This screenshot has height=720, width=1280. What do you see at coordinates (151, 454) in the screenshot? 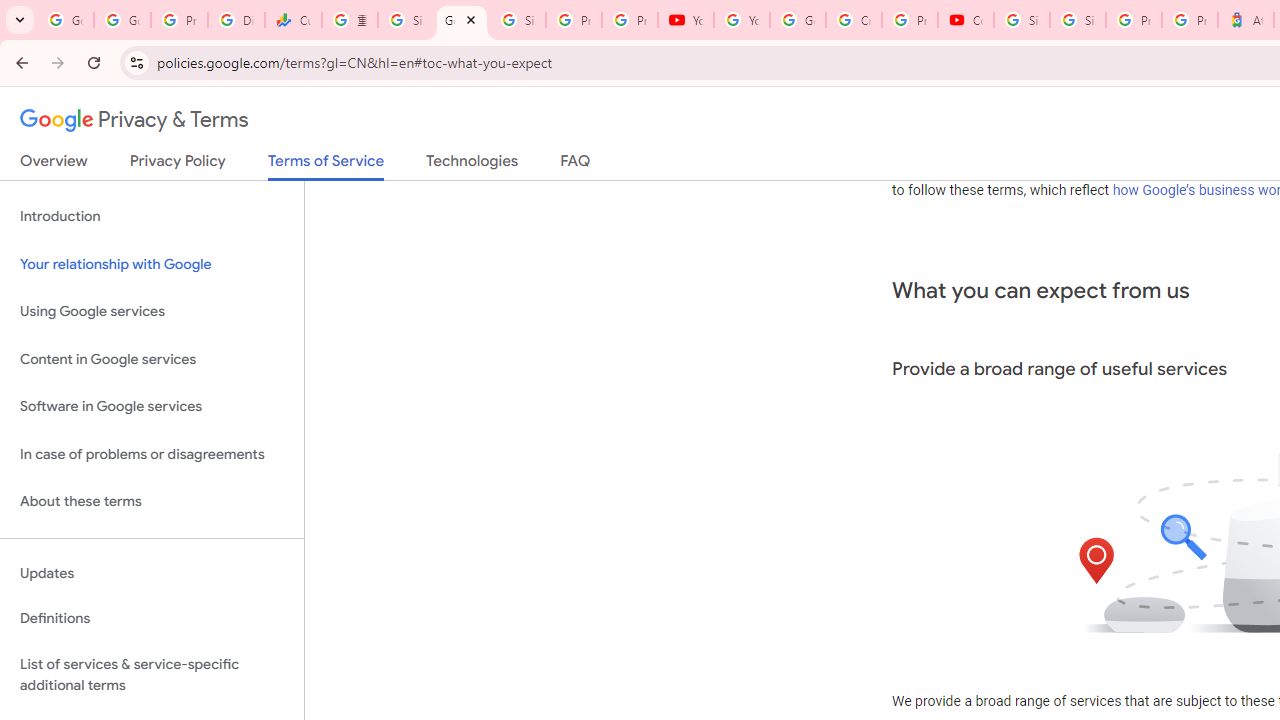
I see `'In case of problems or disagreements'` at bounding box center [151, 454].